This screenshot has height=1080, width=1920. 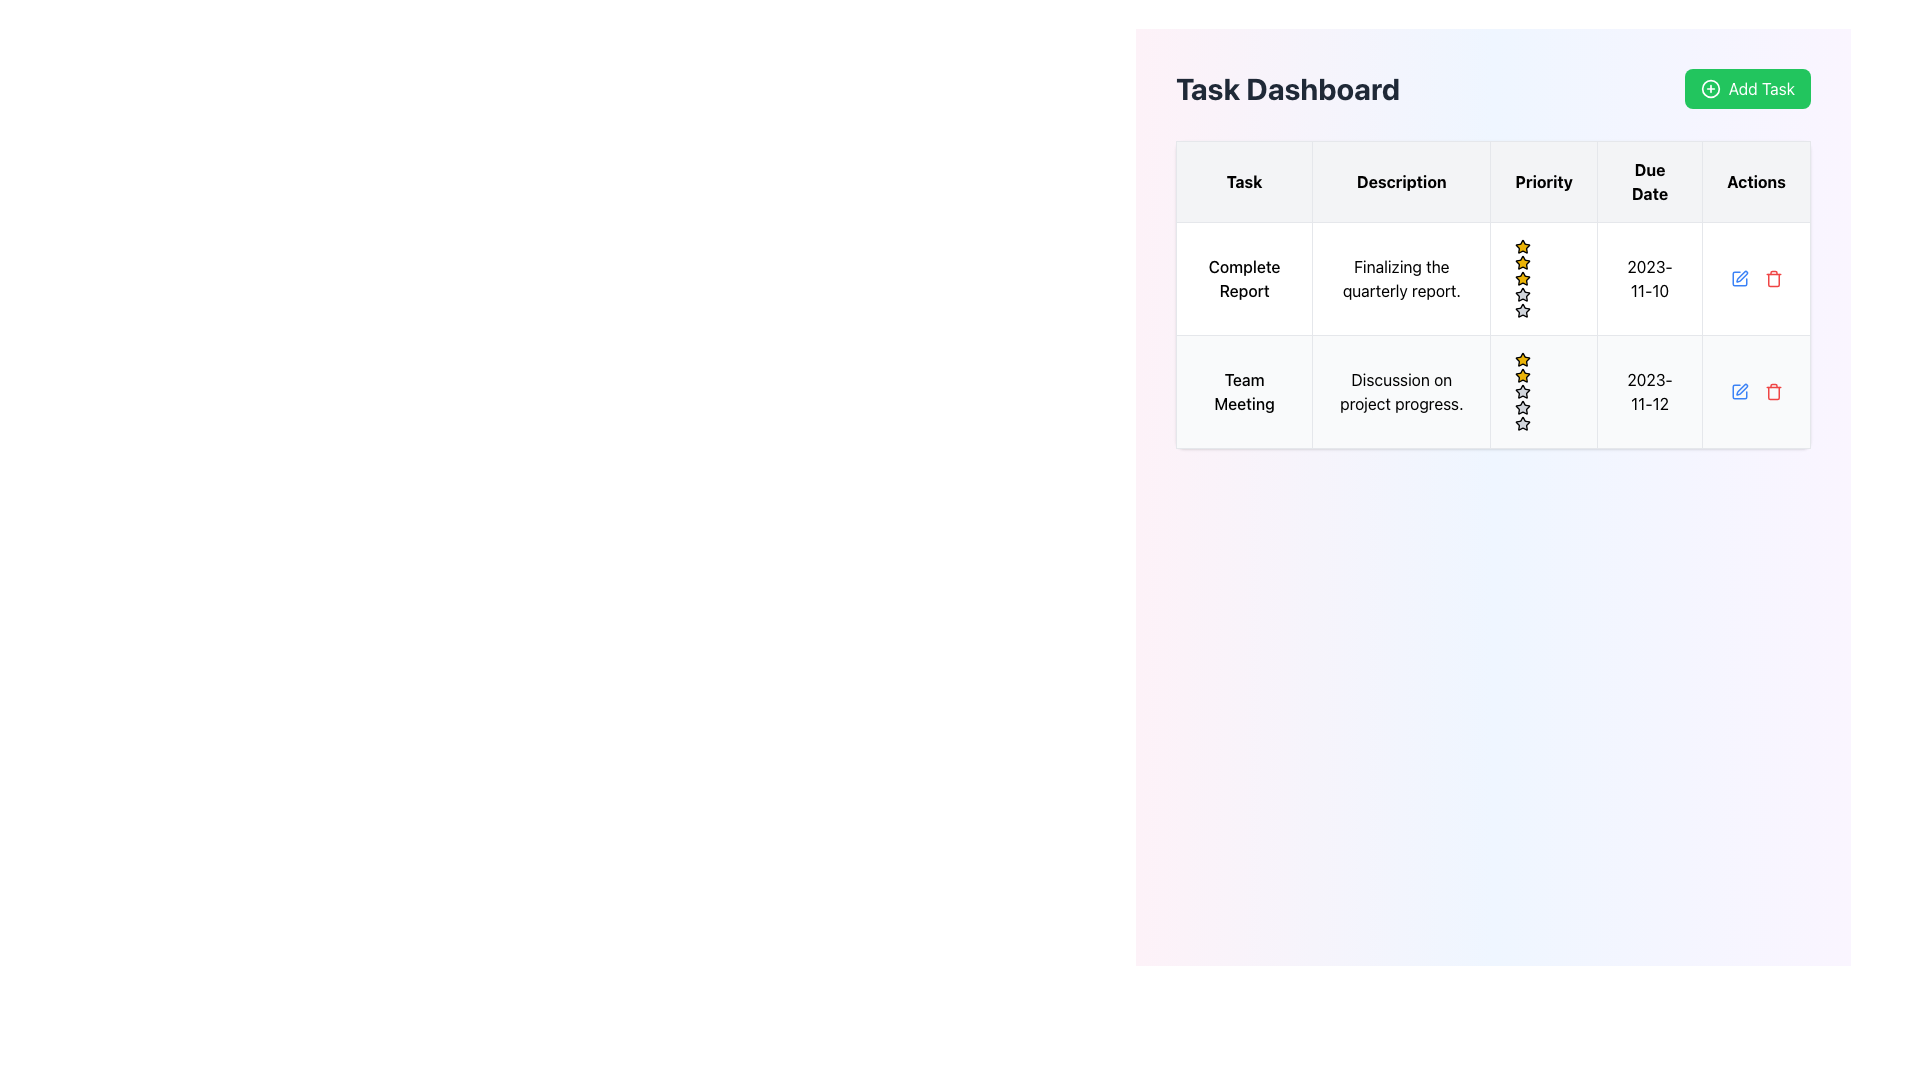 What do you see at coordinates (1400, 278) in the screenshot?
I see `the textual description located in the second cell of the 'Description' column in the task dashboard, which is to the right of the 'Complete Report' cell` at bounding box center [1400, 278].